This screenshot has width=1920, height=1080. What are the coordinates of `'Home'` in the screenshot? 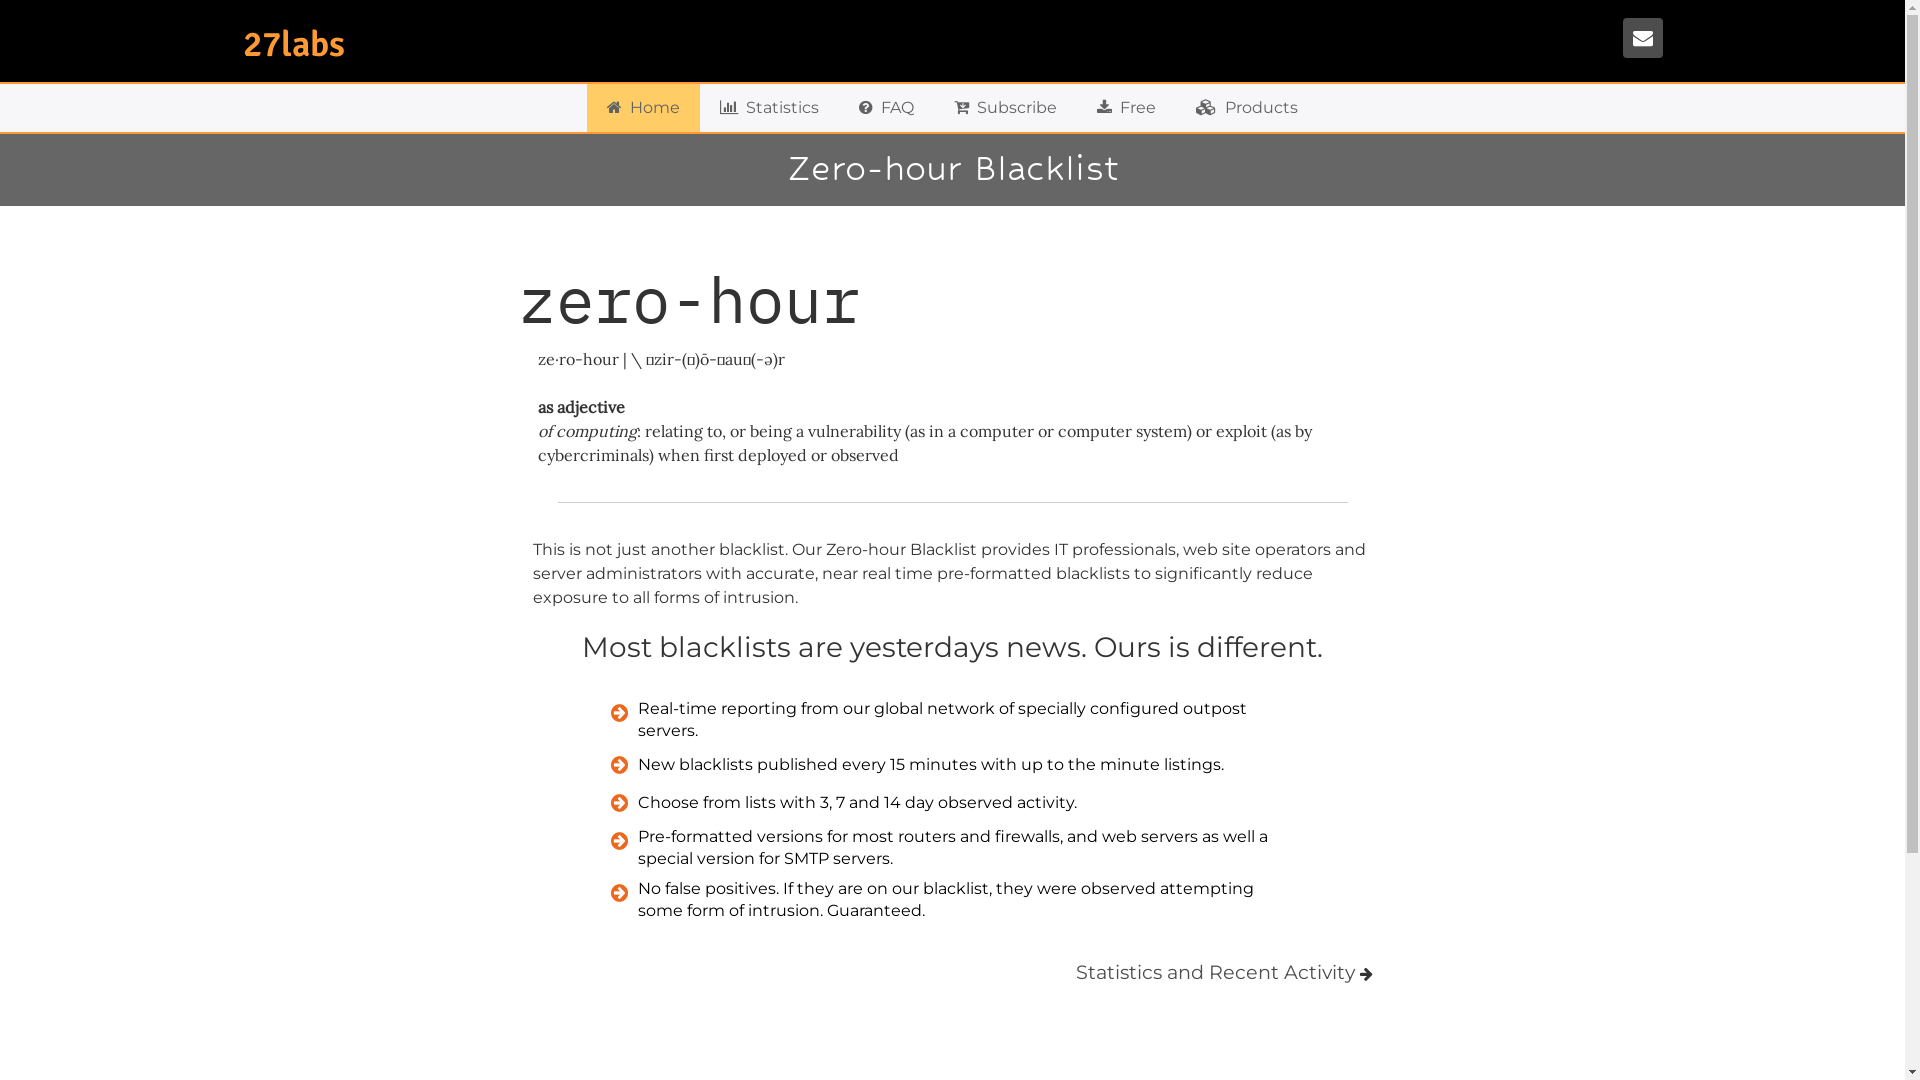 It's located at (643, 108).